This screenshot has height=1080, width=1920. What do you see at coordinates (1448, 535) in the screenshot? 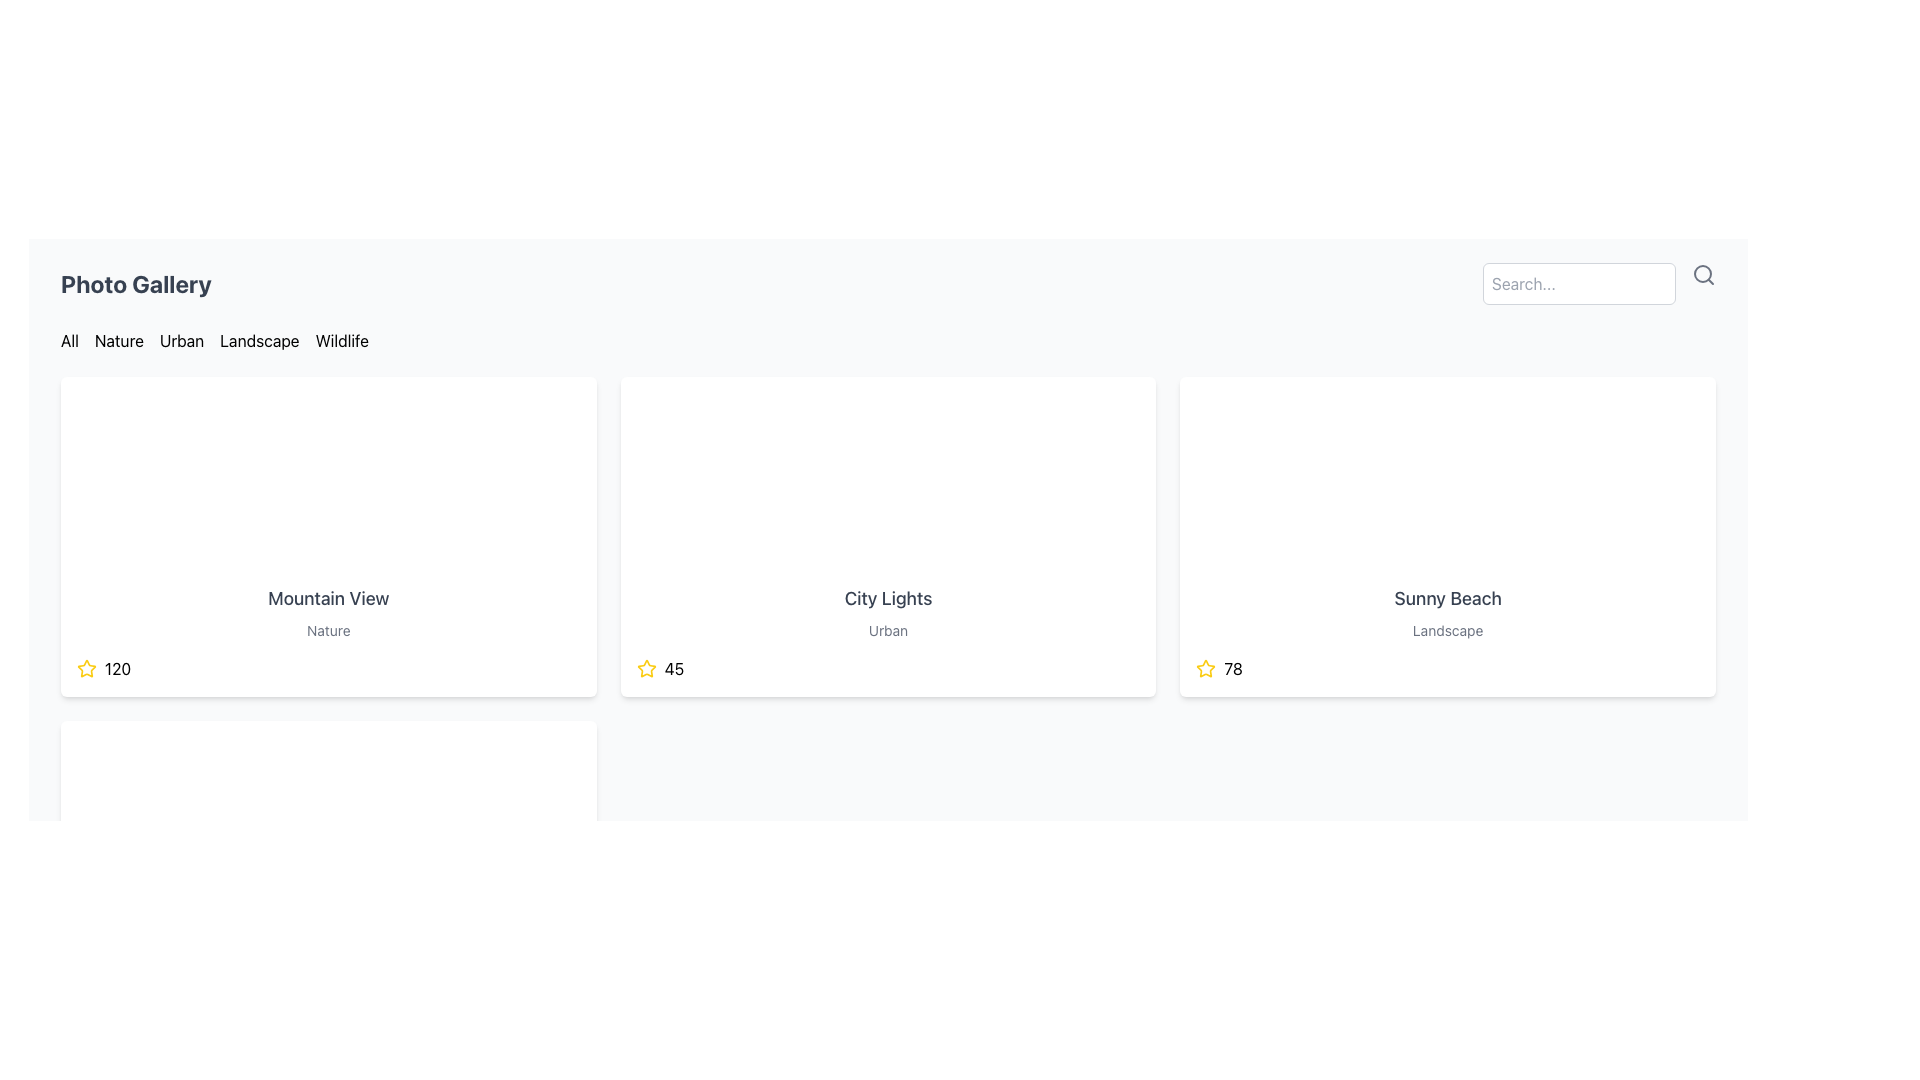
I see `the third Informative Card in the grid layout, located in the first row and to the right of the 'City Lights' card` at bounding box center [1448, 535].